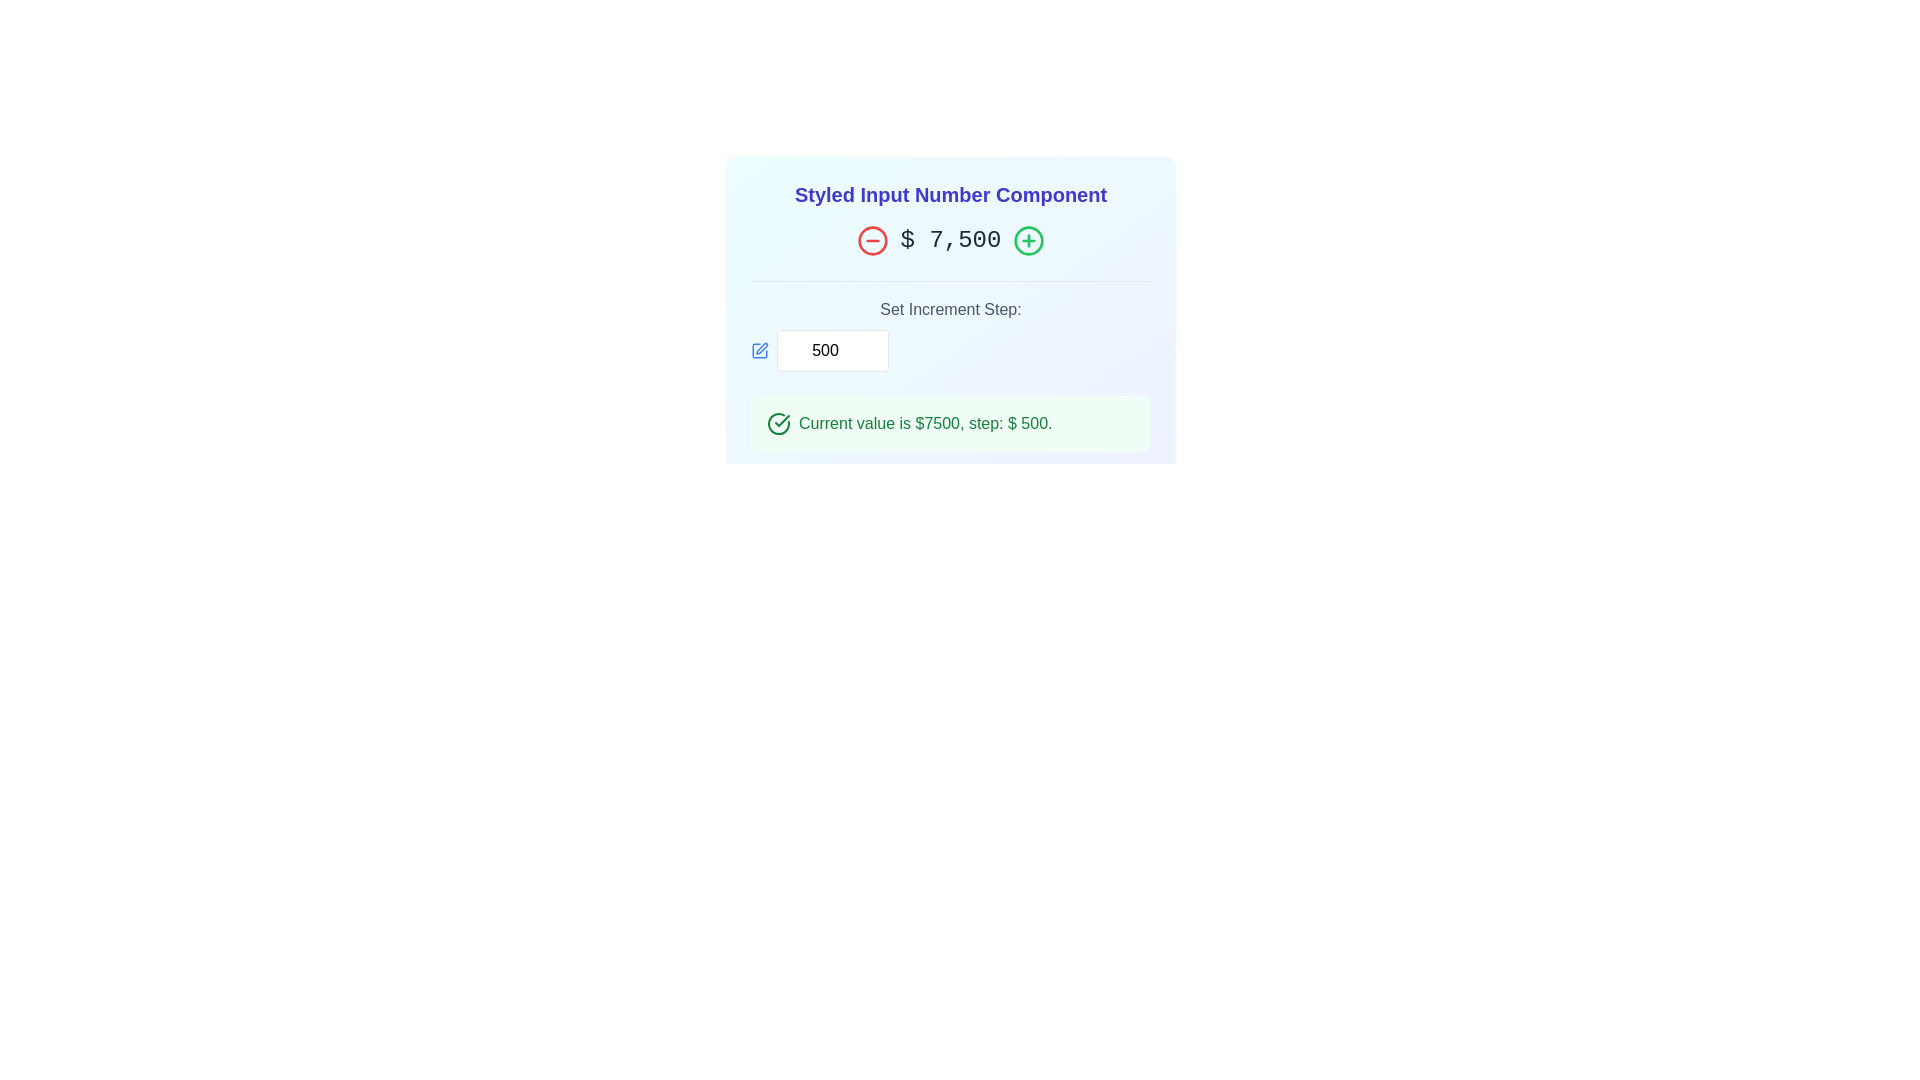 Image resolution: width=1920 pixels, height=1080 pixels. I want to click on the input field of the Composite component labeled 'Set Increment Step:', so click(949, 350).